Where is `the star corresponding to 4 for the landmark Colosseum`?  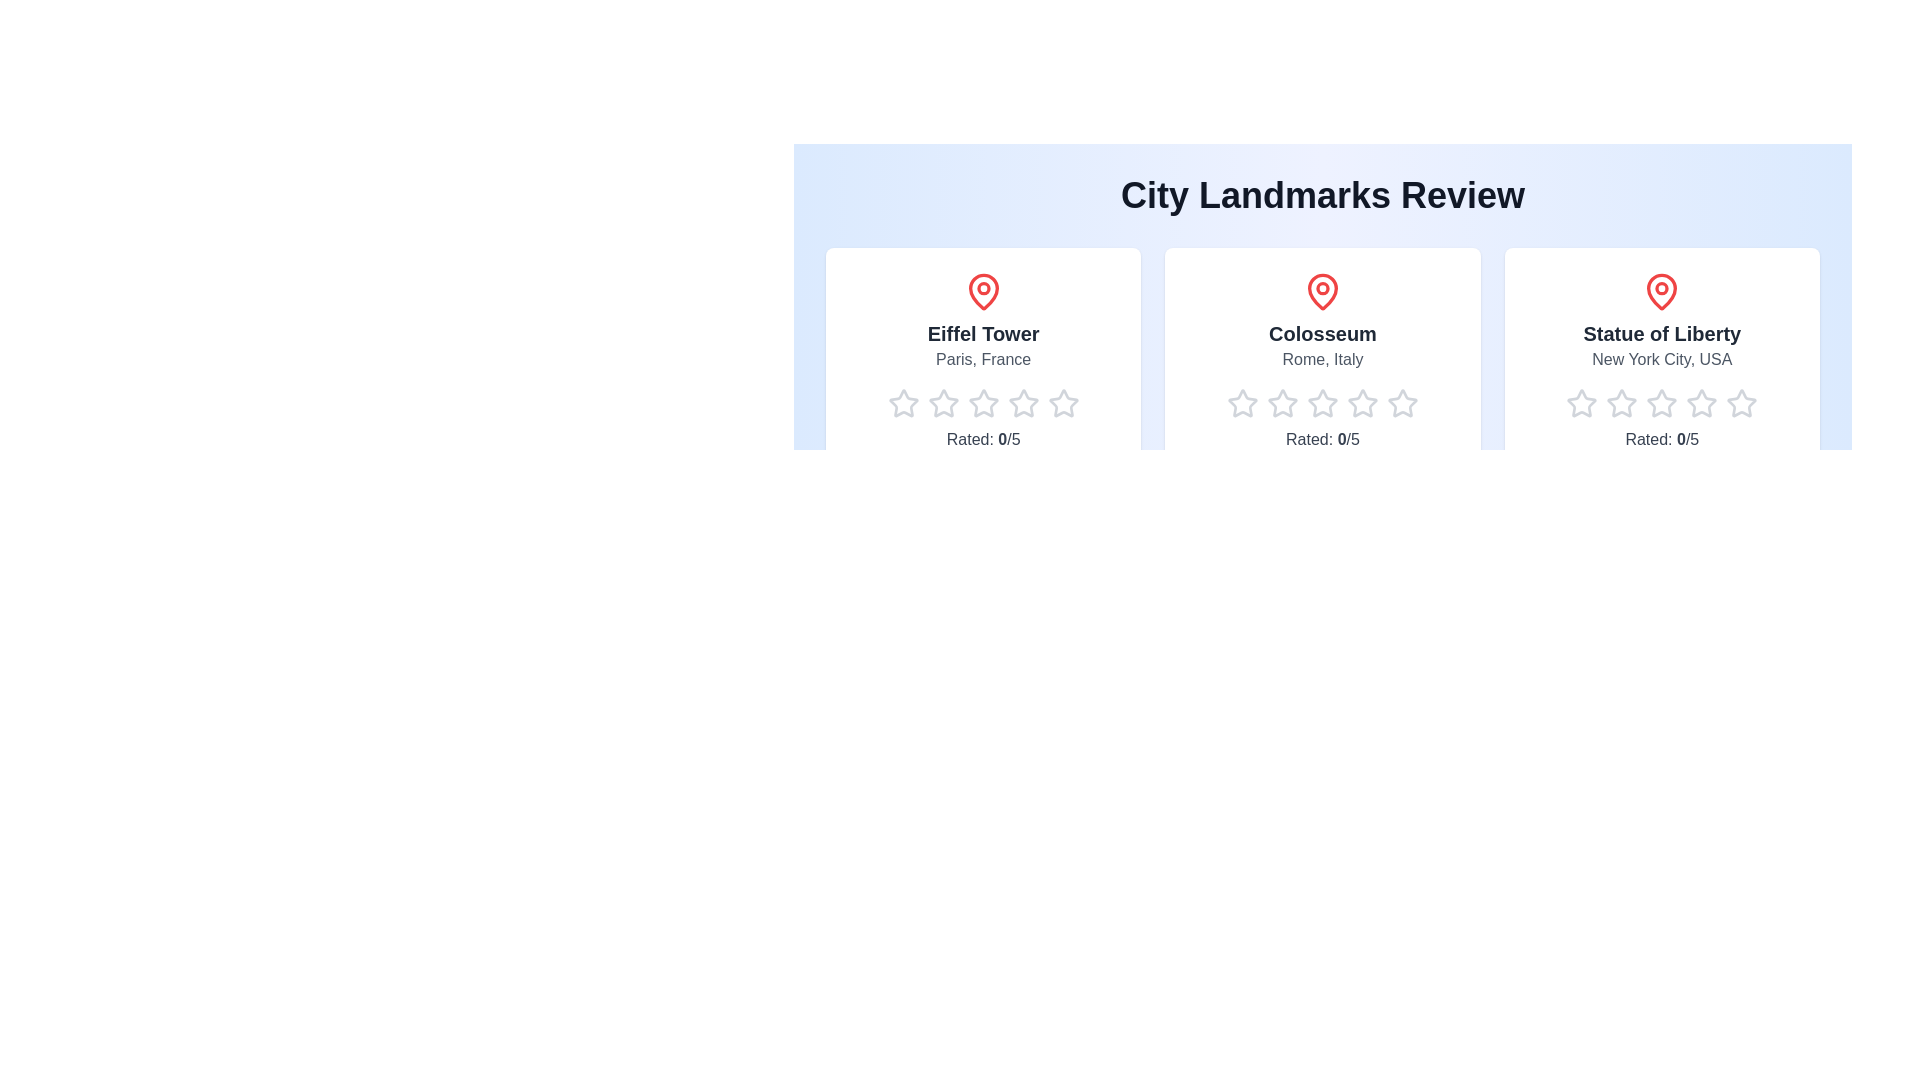
the star corresponding to 4 for the landmark Colosseum is located at coordinates (1347, 404).